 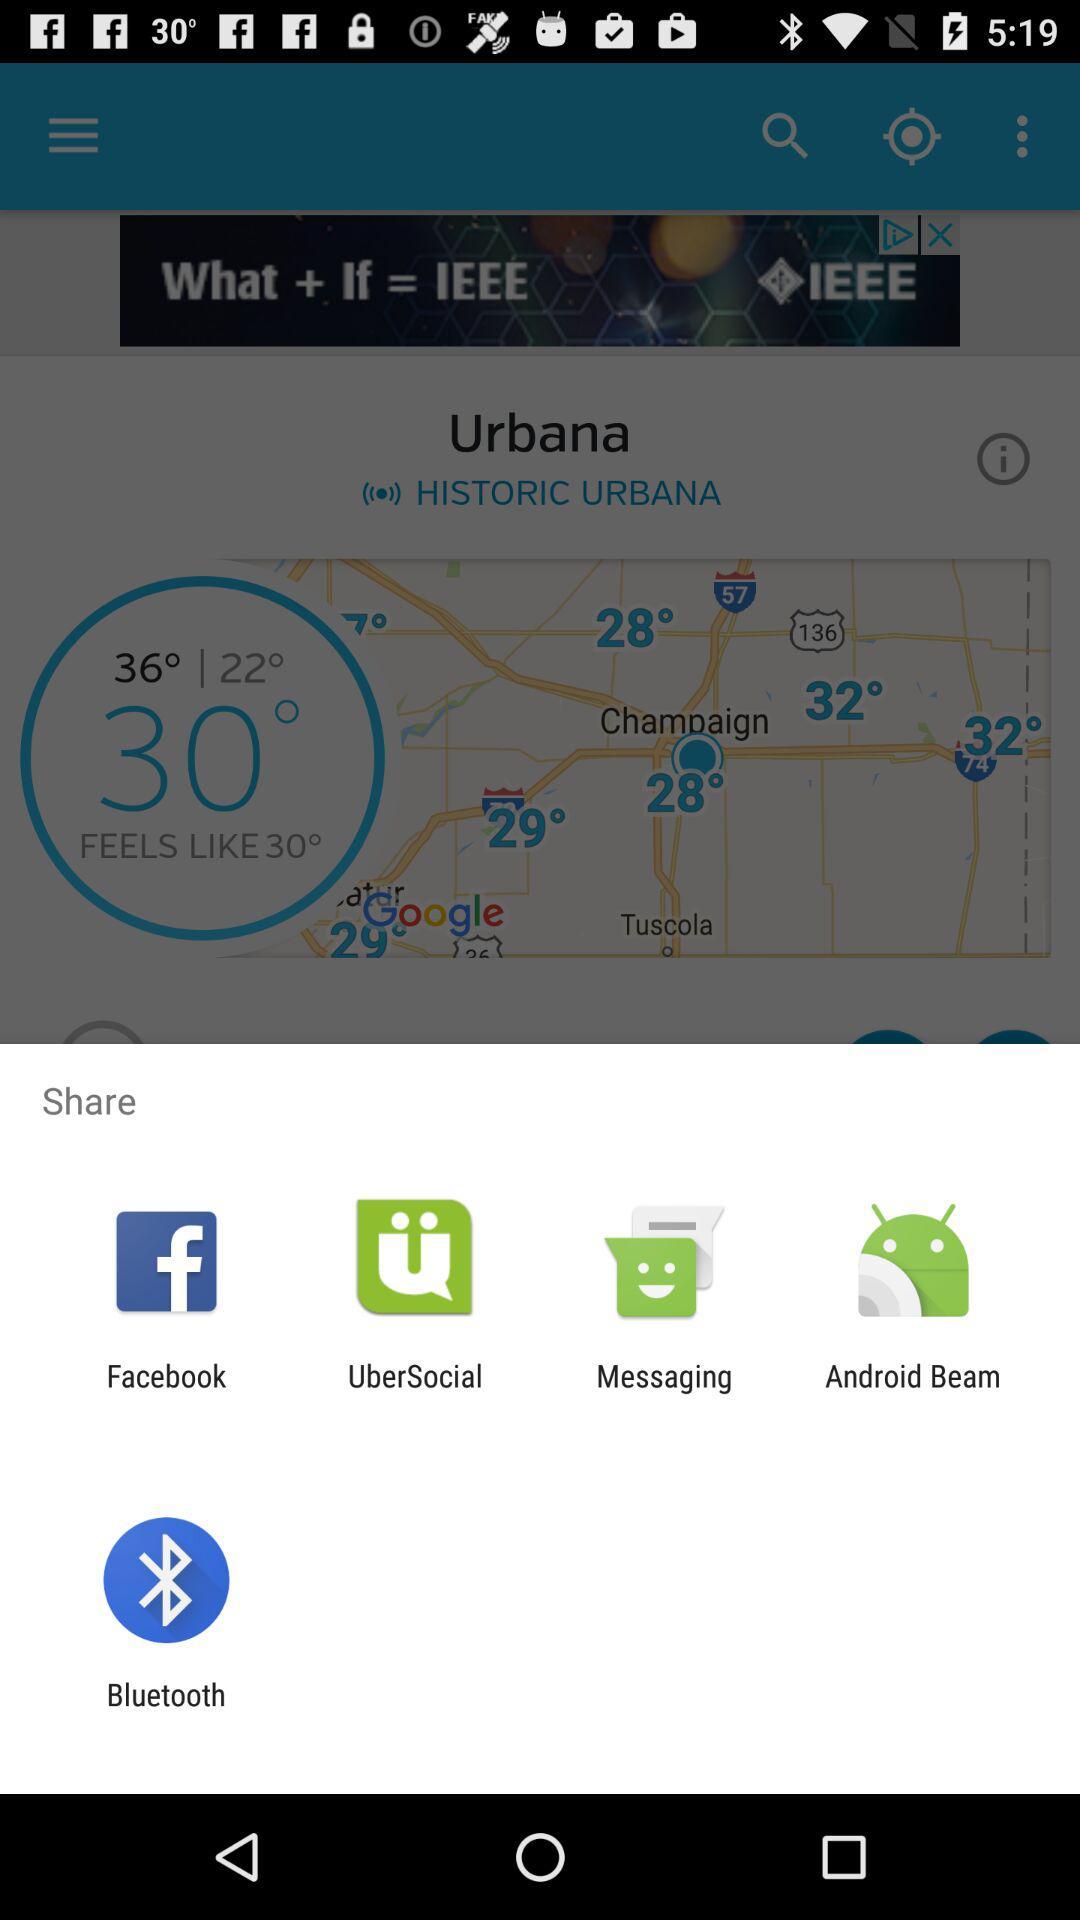 What do you see at coordinates (664, 1392) in the screenshot?
I see `the icon to the left of android beam item` at bounding box center [664, 1392].